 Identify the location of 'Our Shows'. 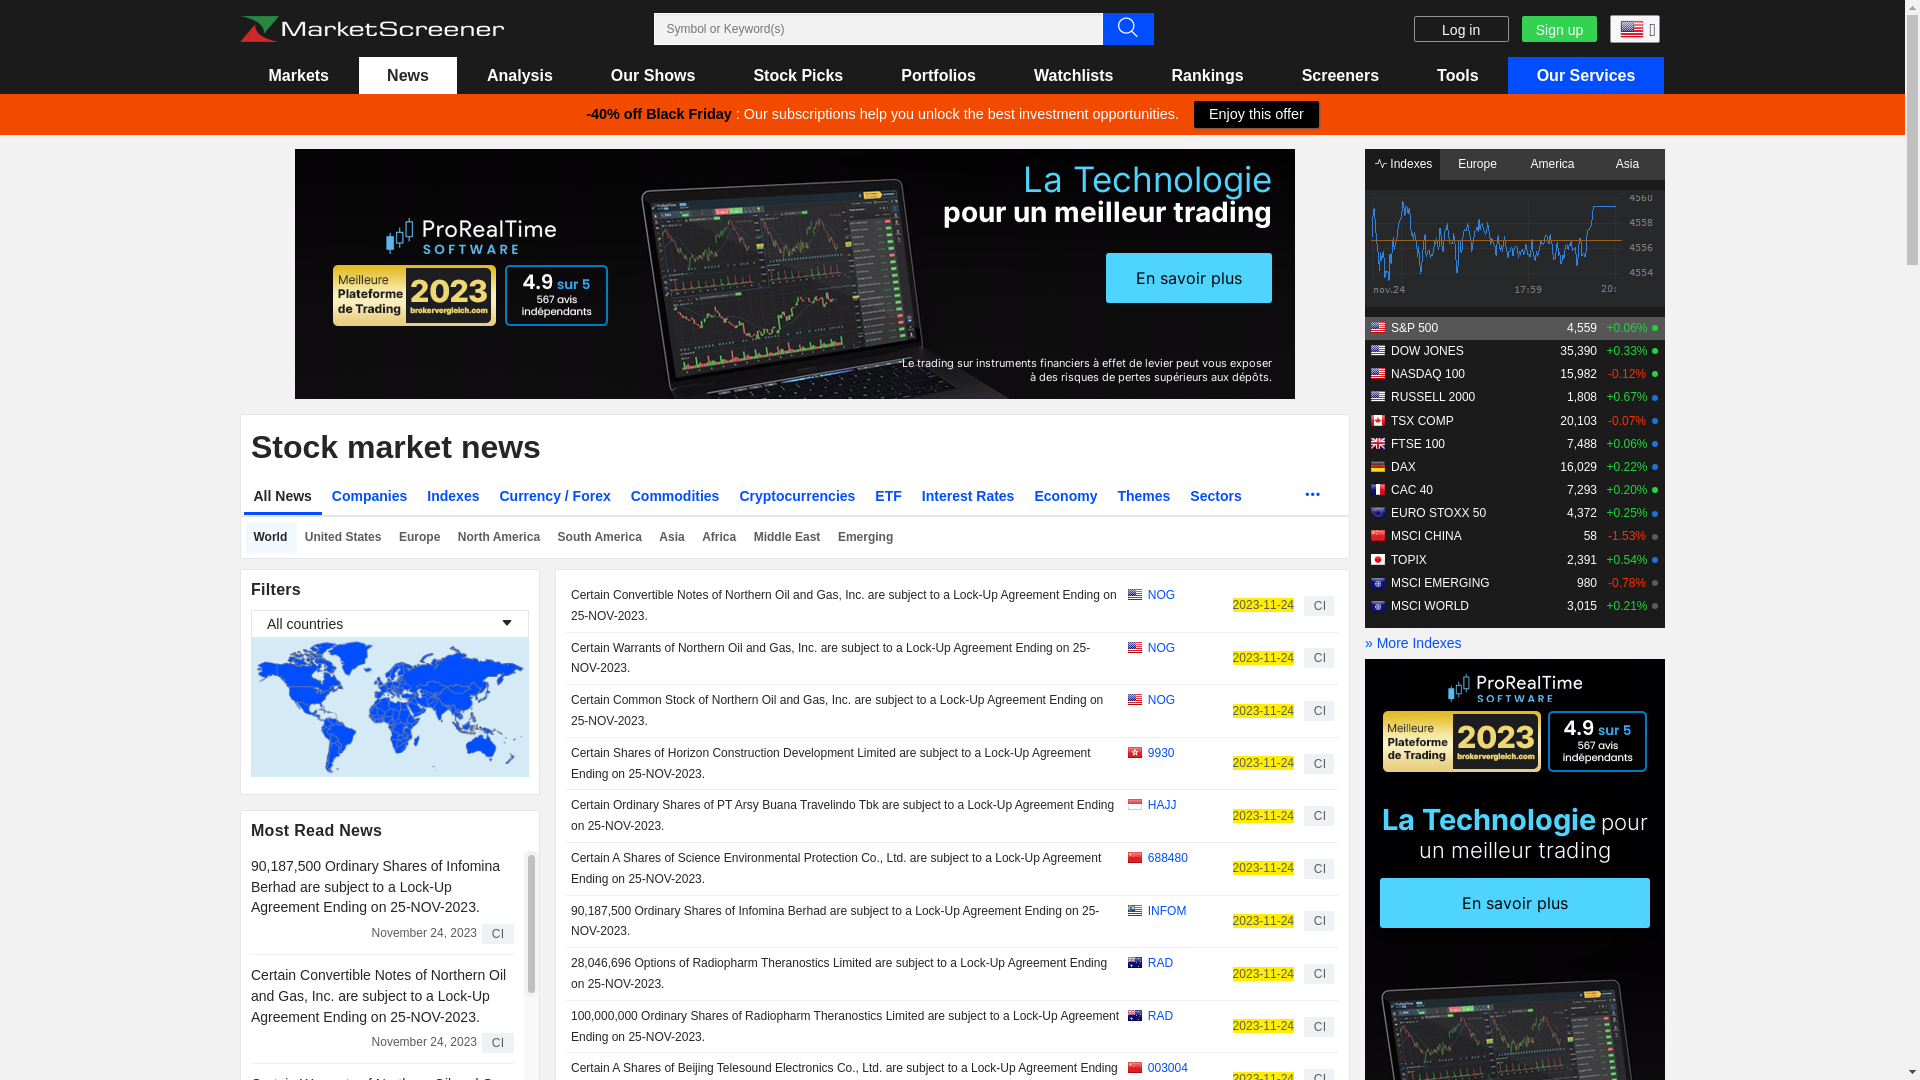
(652, 74).